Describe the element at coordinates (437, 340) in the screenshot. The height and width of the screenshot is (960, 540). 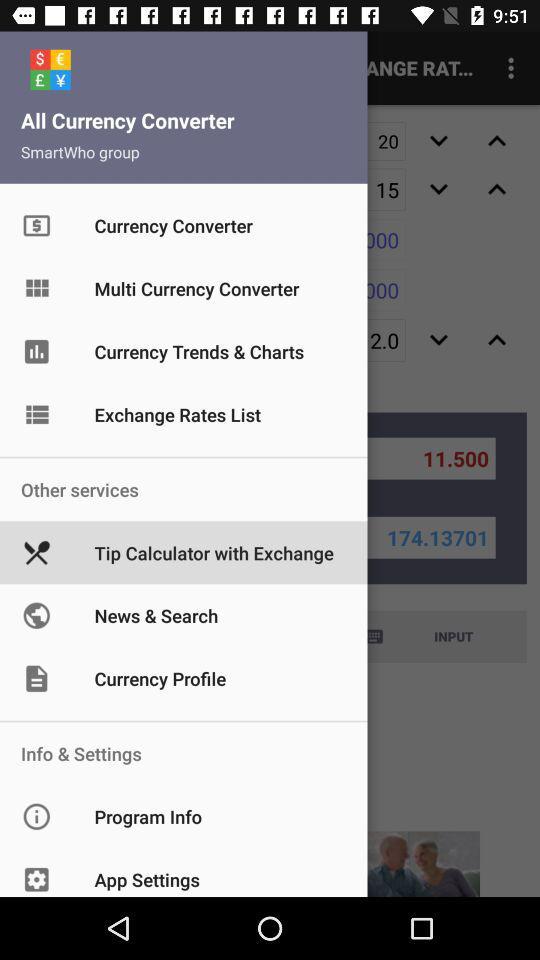
I see `the expand_more icon` at that location.